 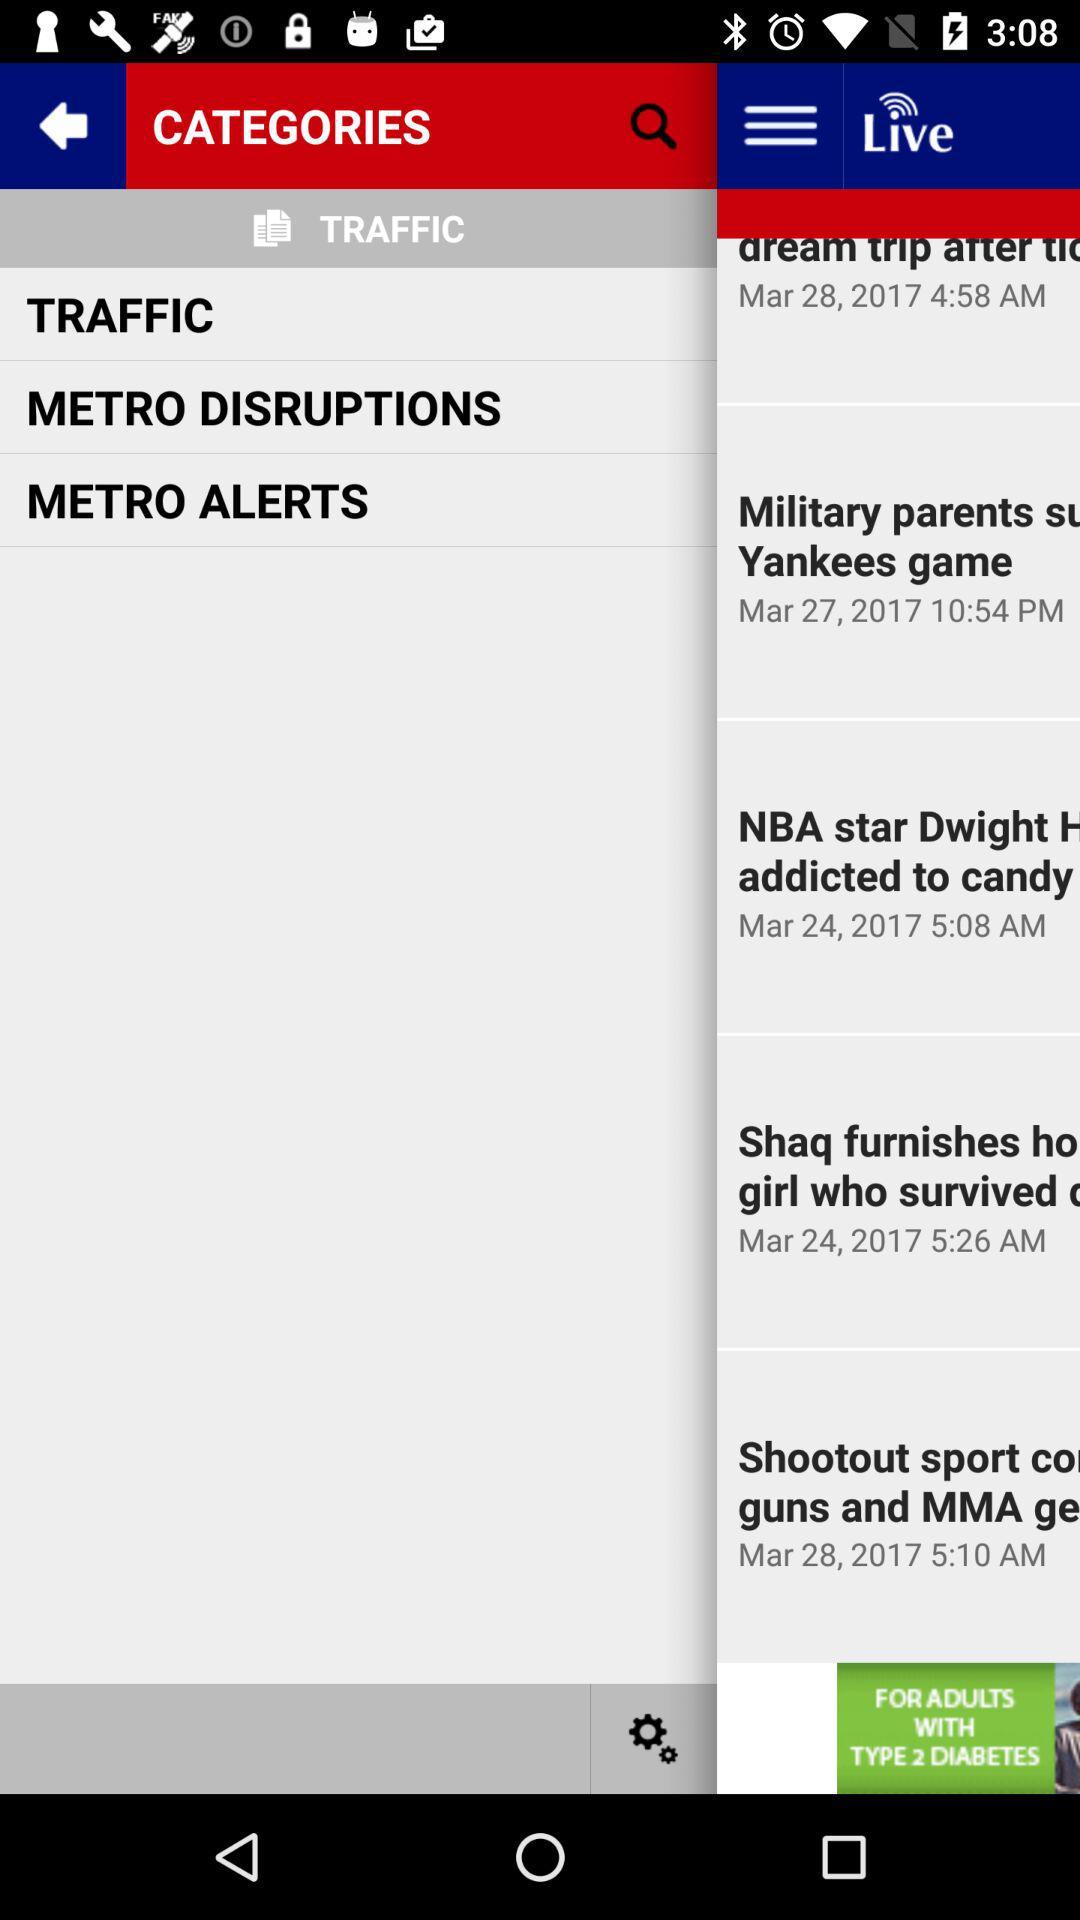 What do you see at coordinates (957, 1727) in the screenshot?
I see `website` at bounding box center [957, 1727].